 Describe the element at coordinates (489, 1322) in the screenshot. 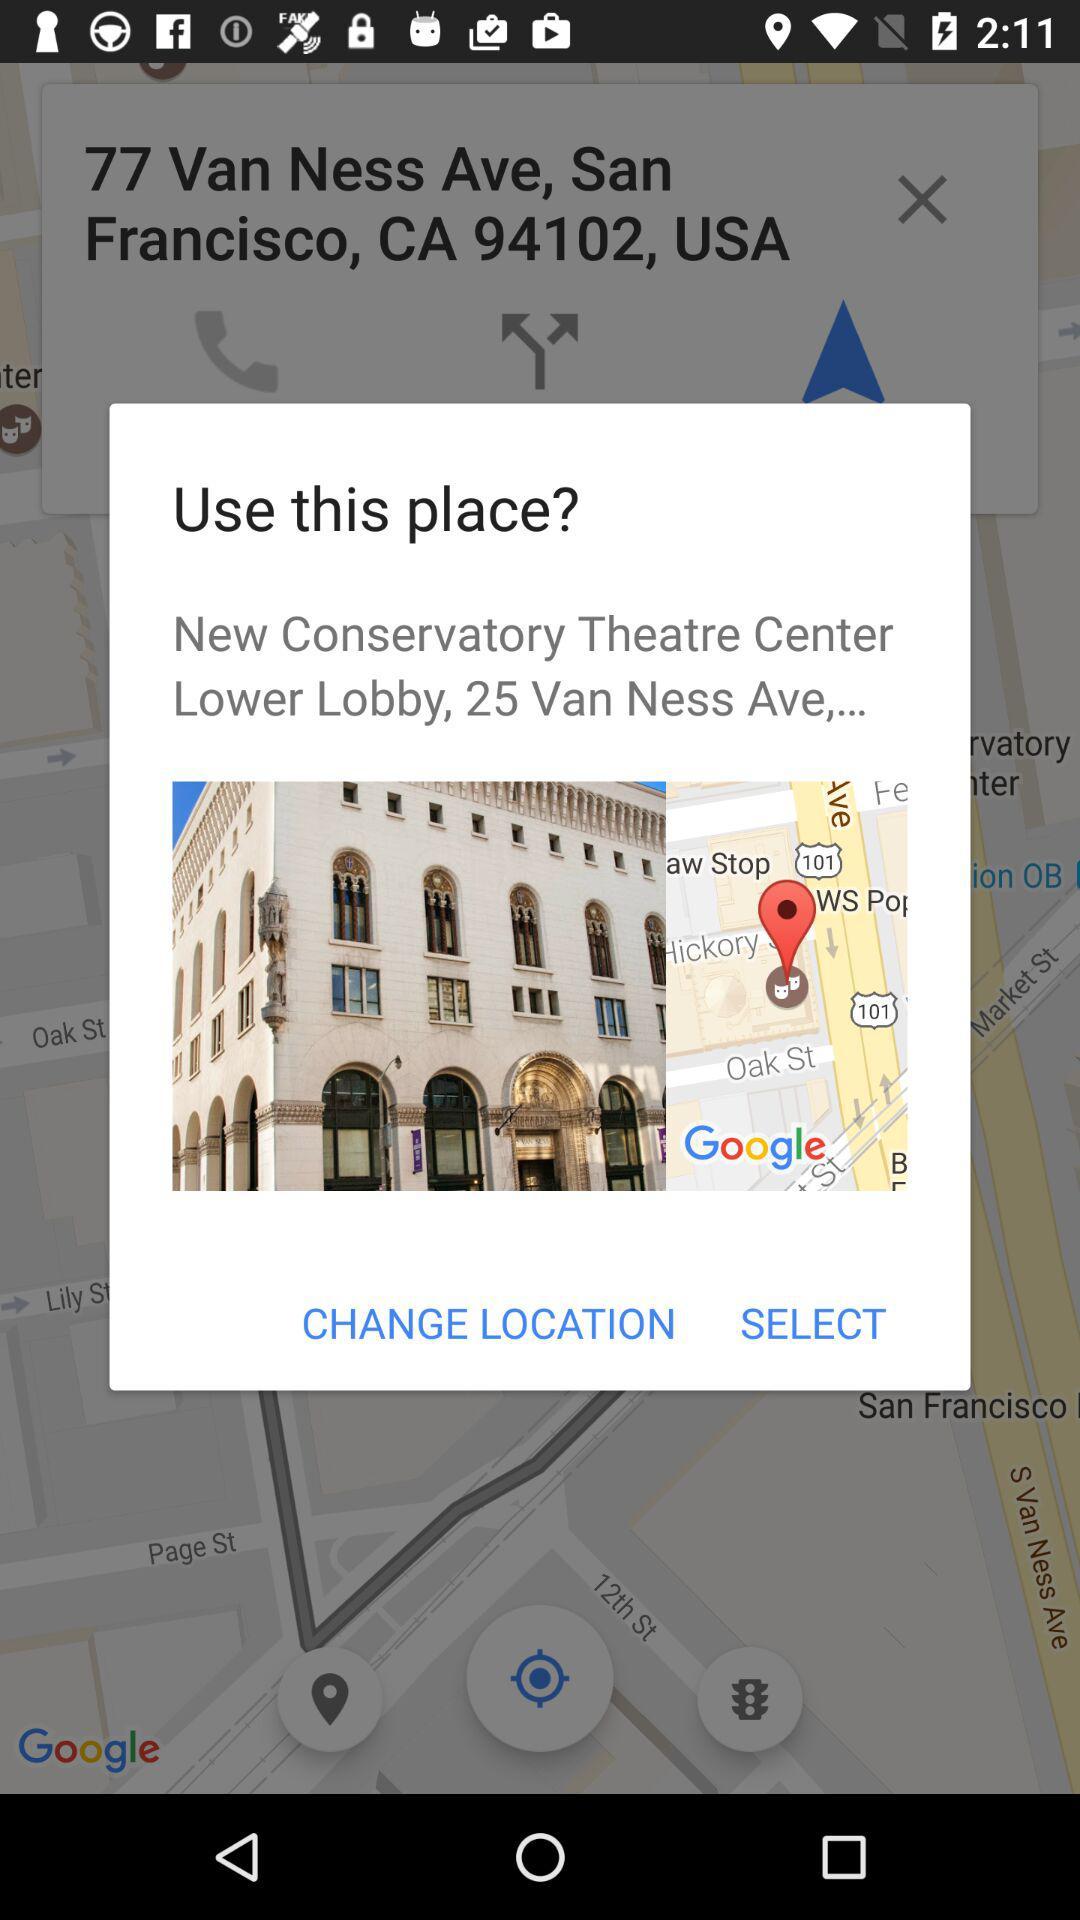

I see `item to the left of select icon` at that location.